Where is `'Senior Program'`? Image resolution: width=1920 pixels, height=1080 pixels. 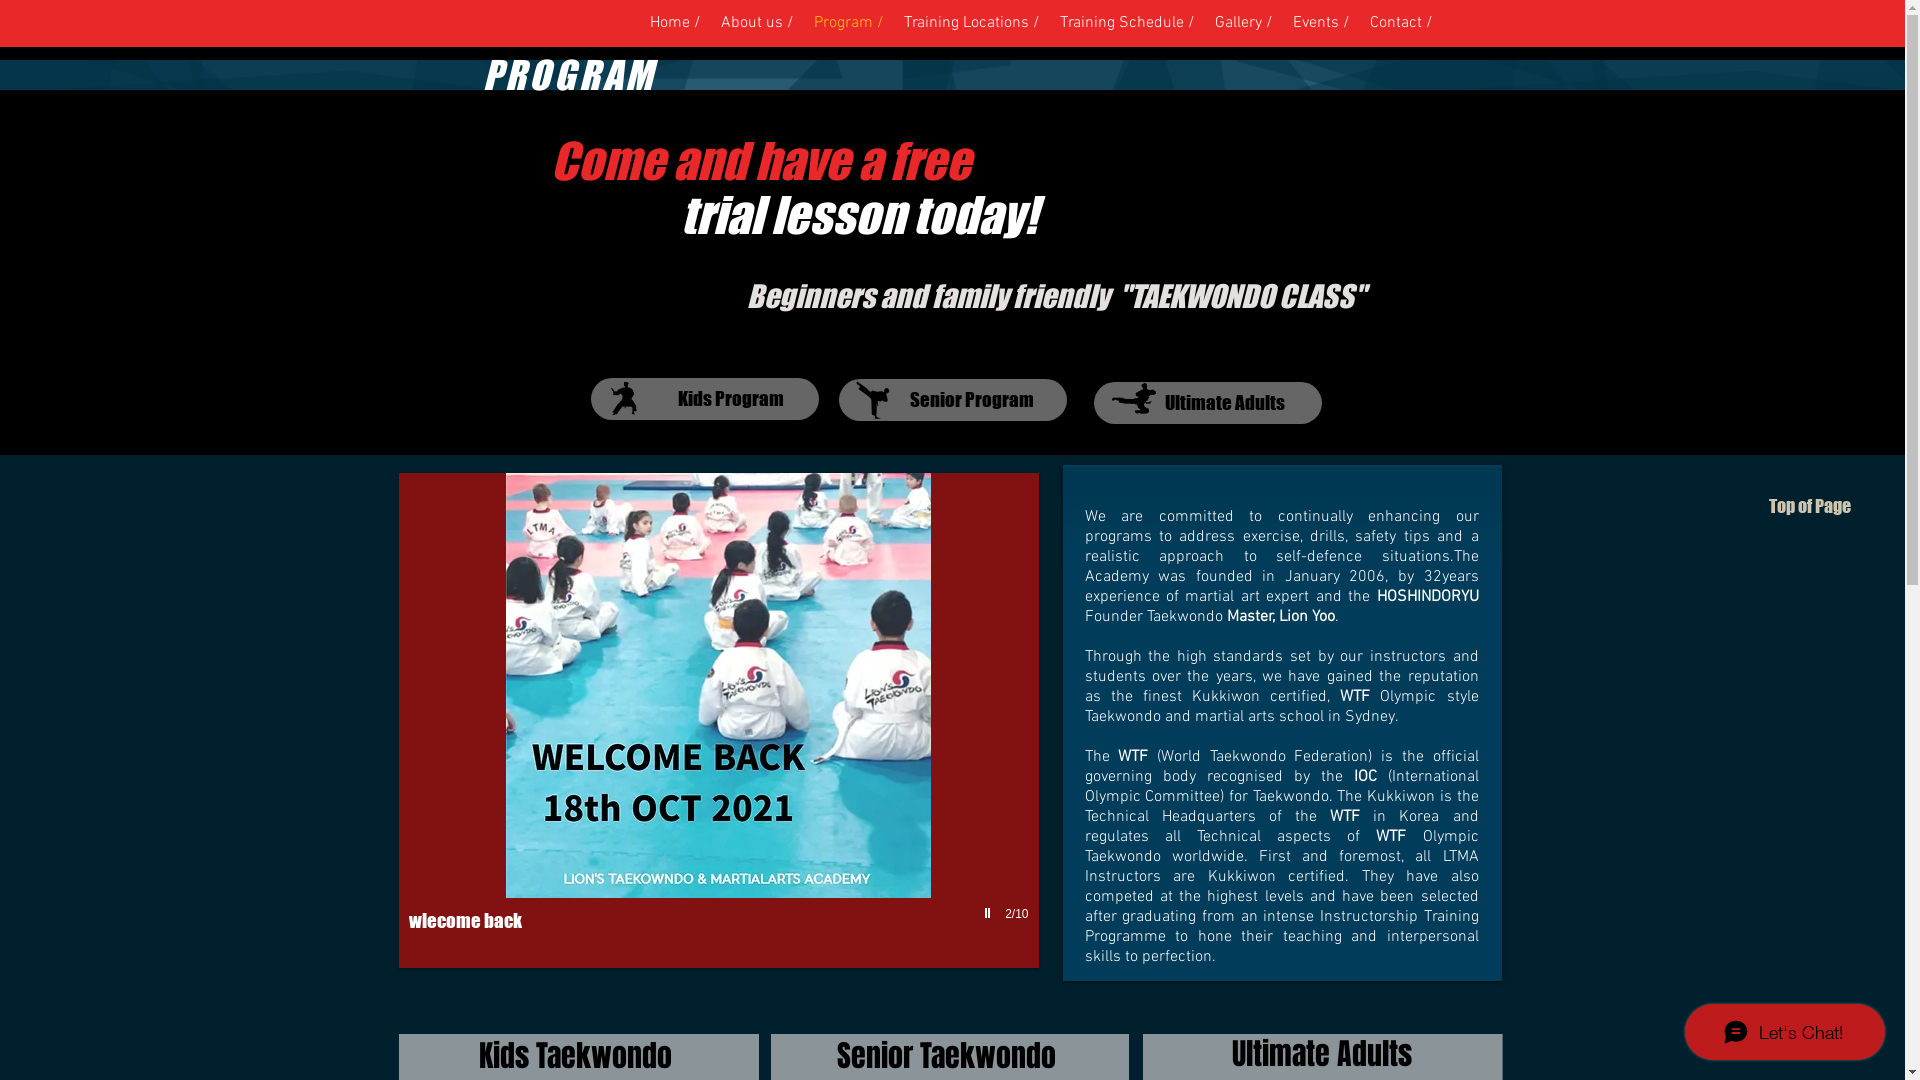
'Senior Program' is located at coordinates (950, 400).